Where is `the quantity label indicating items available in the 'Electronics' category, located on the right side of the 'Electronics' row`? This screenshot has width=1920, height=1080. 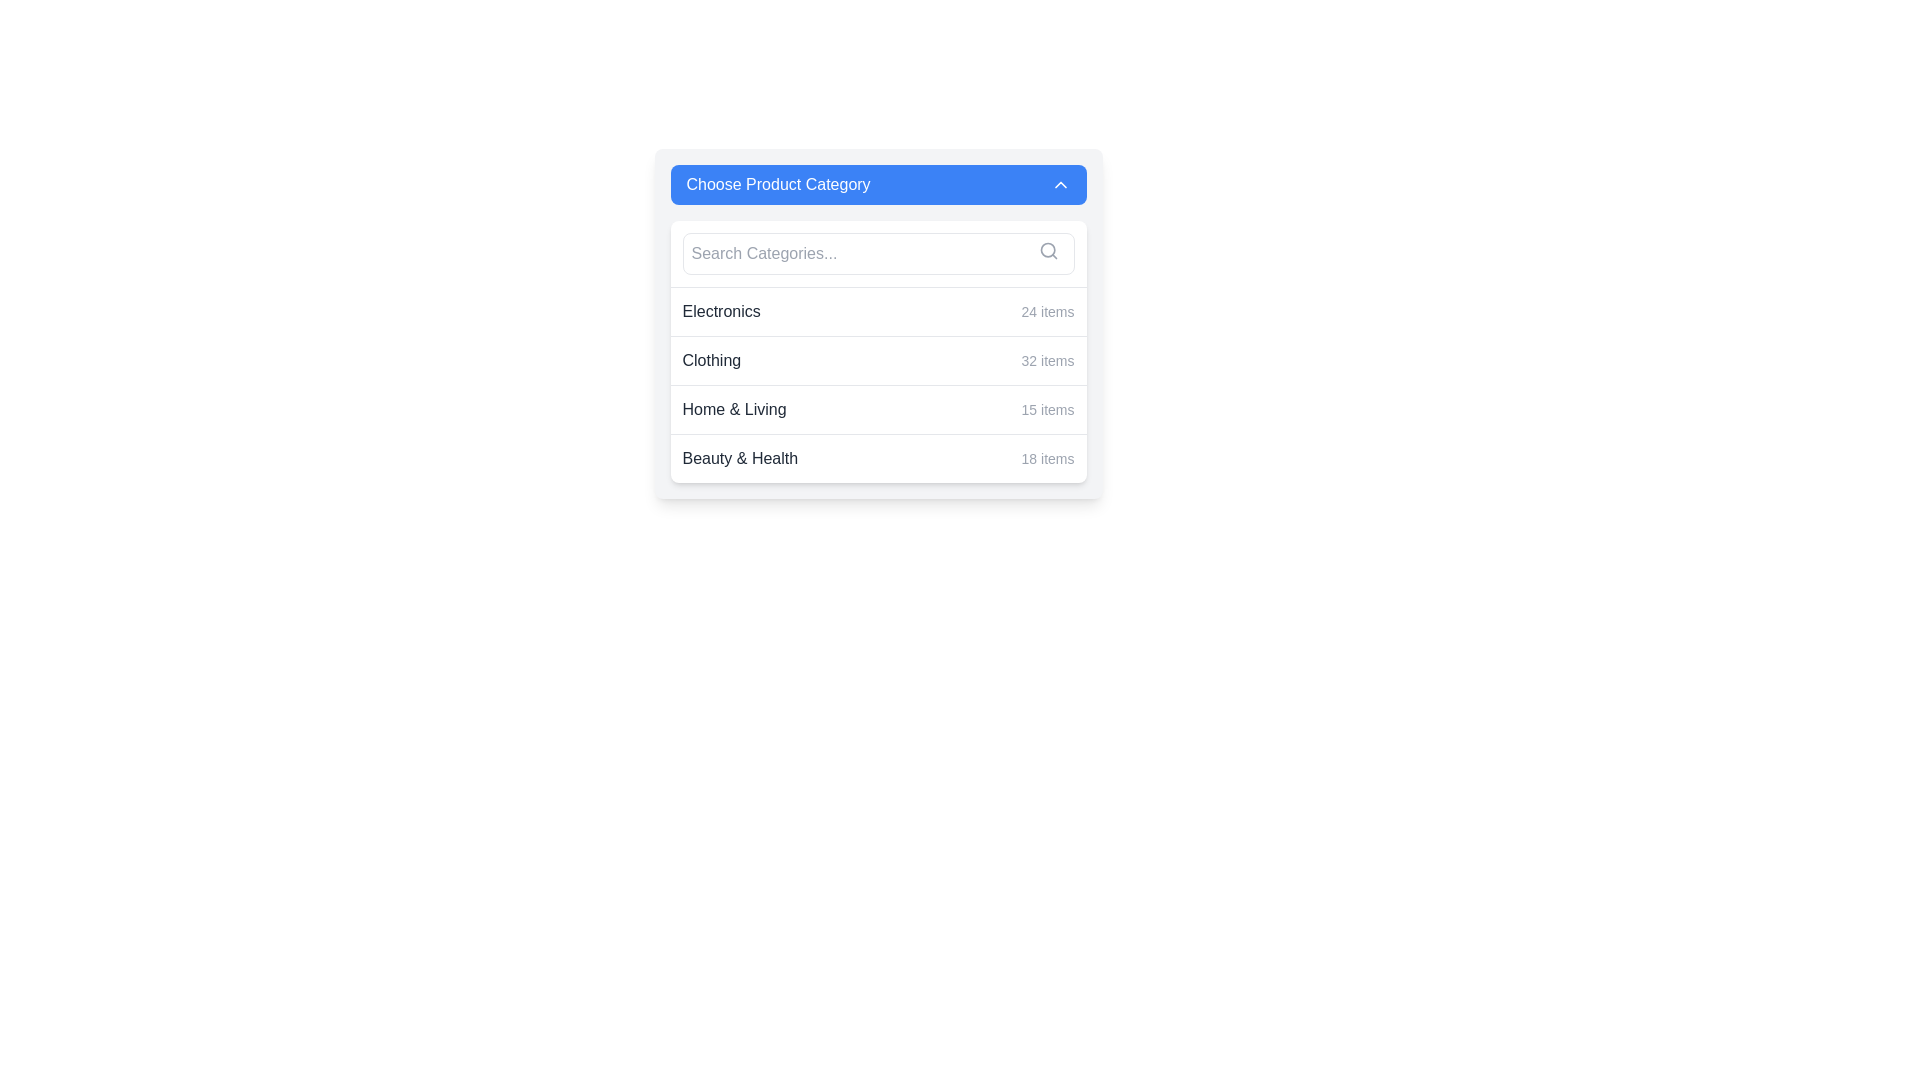
the quantity label indicating items available in the 'Electronics' category, located on the right side of the 'Electronics' row is located at coordinates (1047, 312).